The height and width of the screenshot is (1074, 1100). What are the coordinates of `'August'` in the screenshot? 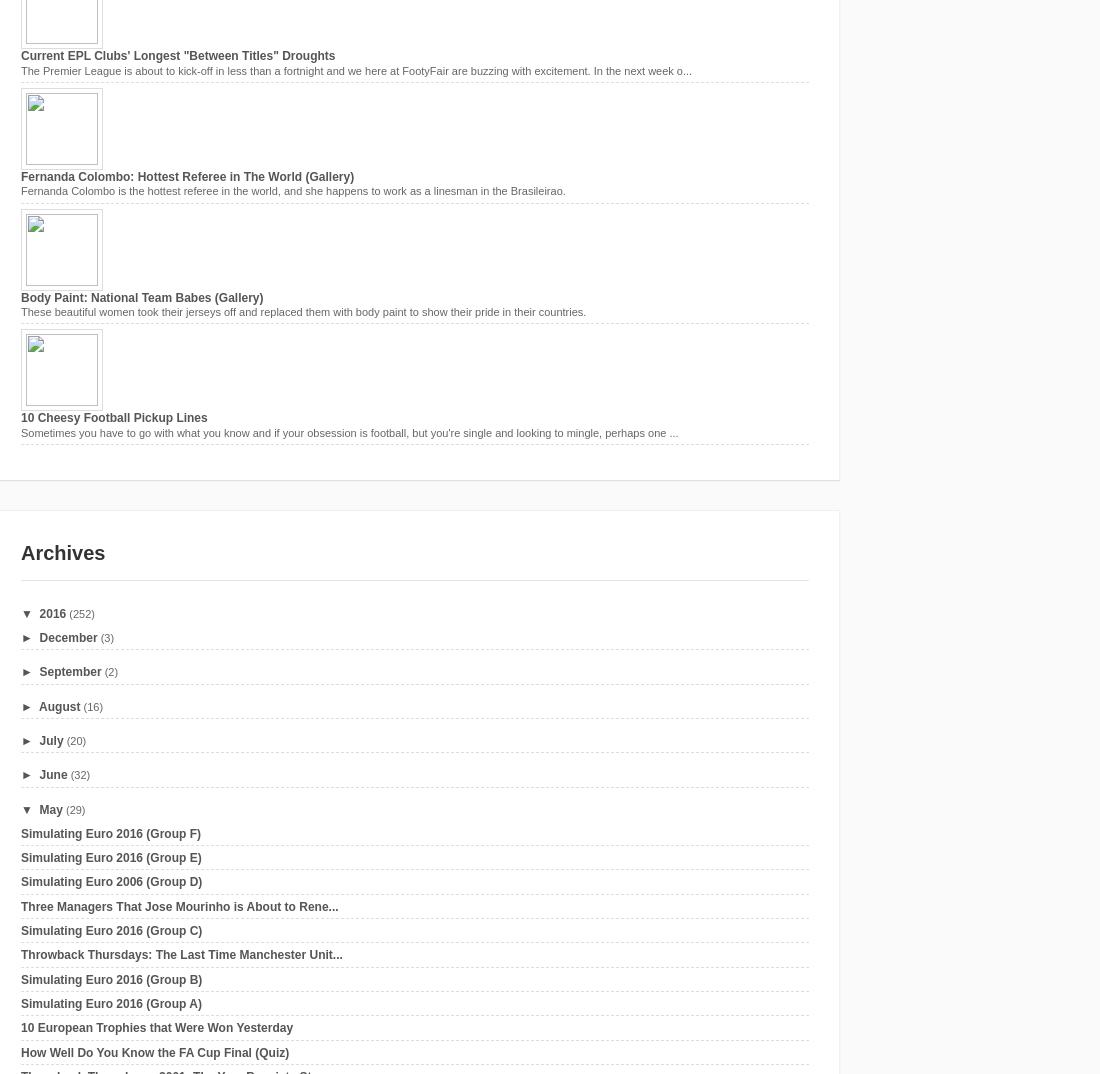 It's located at (58, 706).